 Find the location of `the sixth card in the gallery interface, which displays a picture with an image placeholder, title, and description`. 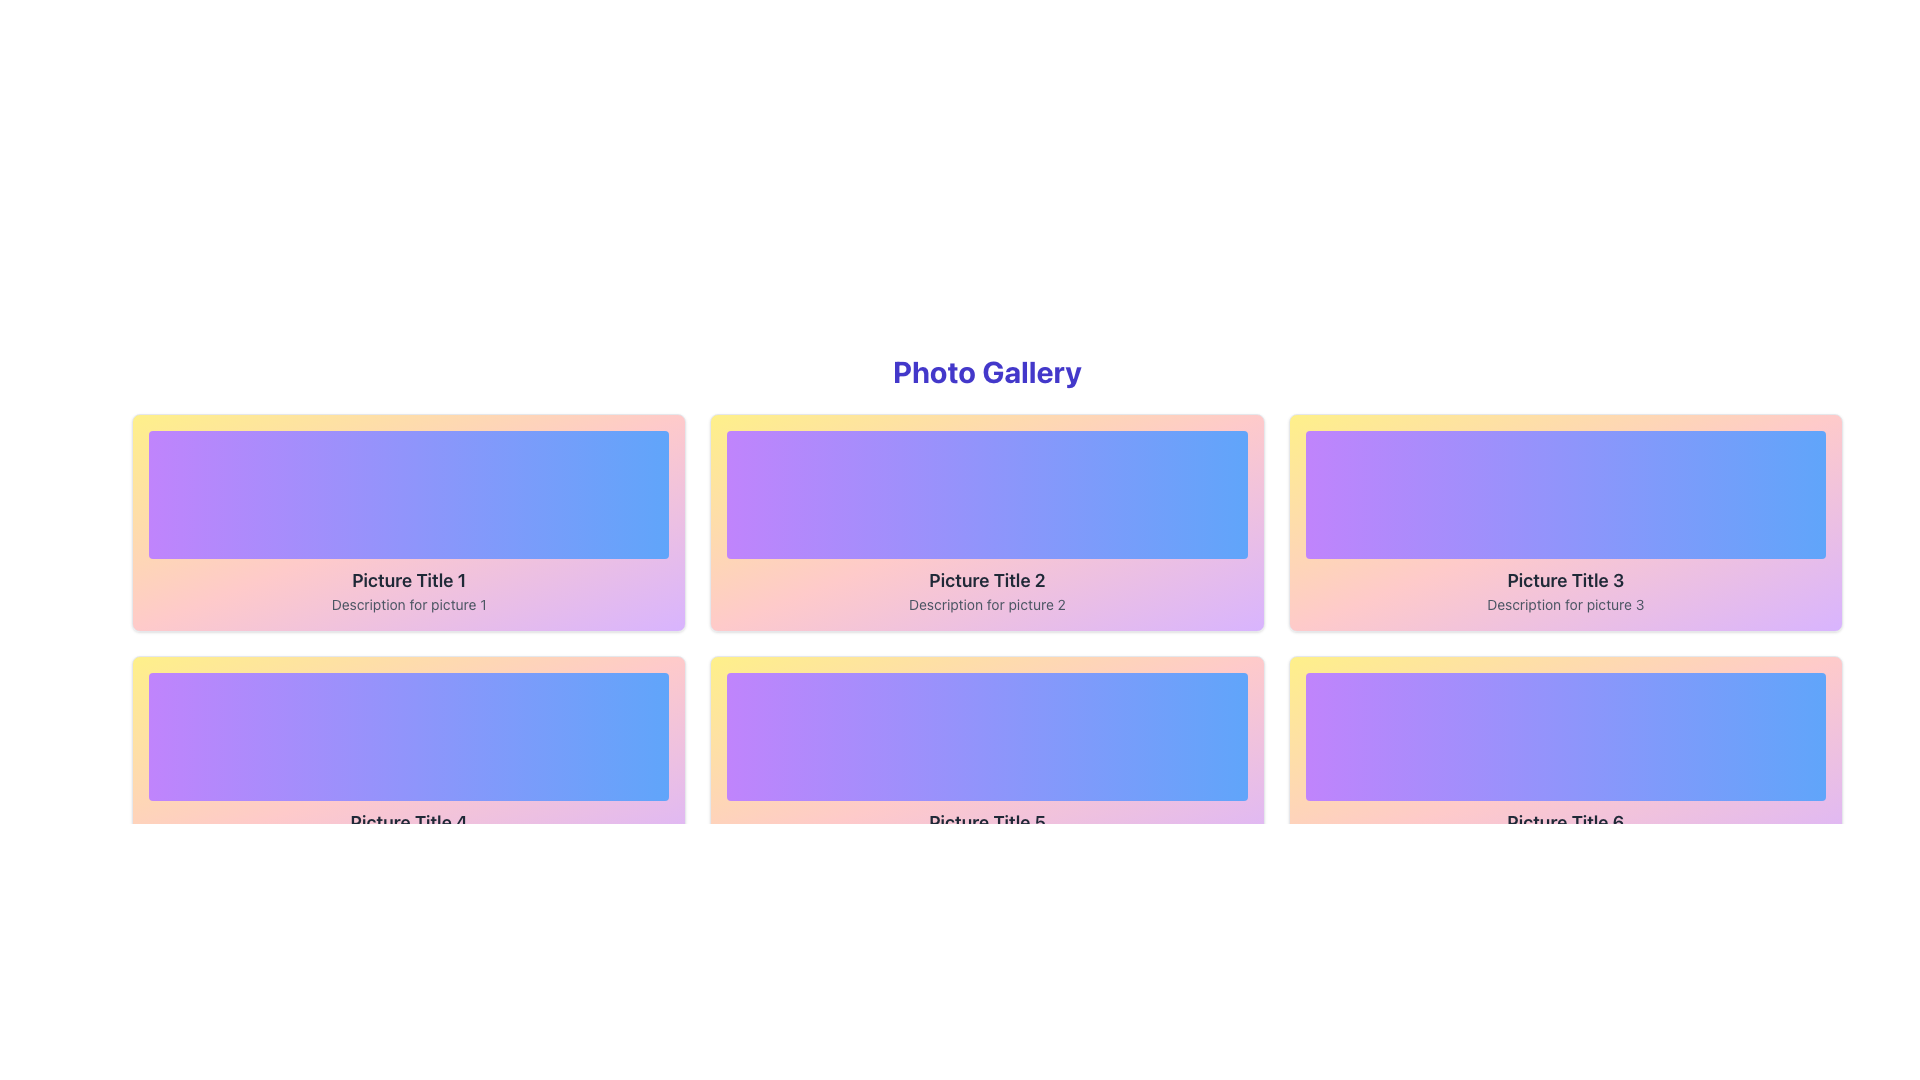

the sixth card in the gallery interface, which displays a picture with an image placeholder, title, and description is located at coordinates (1564, 764).